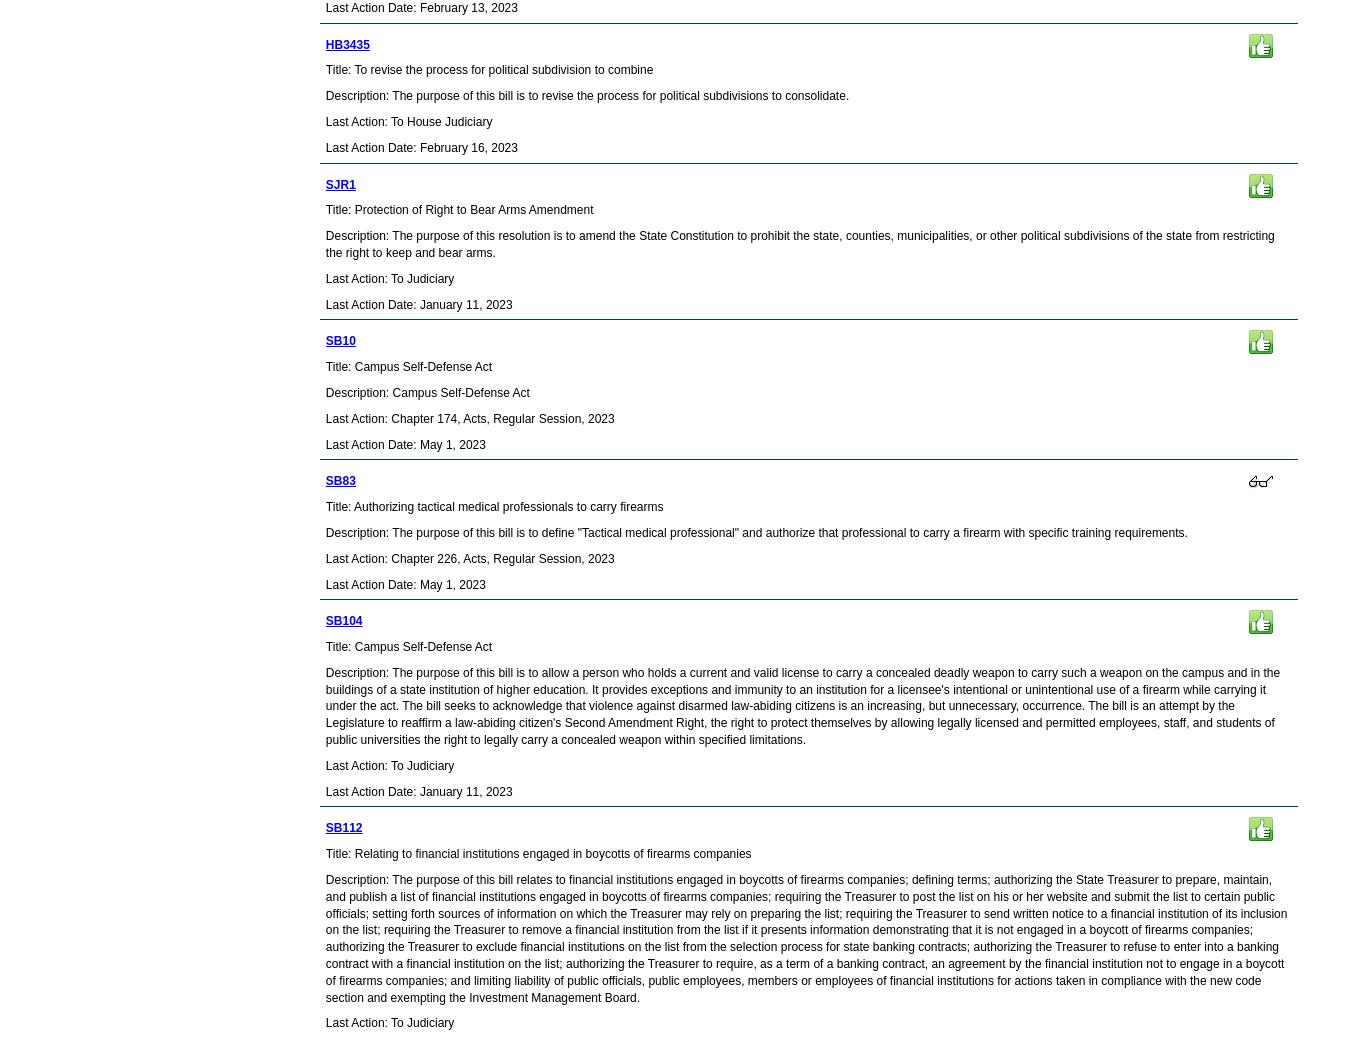 This screenshot has height=1040, width=1366. Describe the element at coordinates (801, 705) in the screenshot. I see `'Description: The purpose of this bill is to allow a person who holds a current and valid license to carry a concealed deadly weapon to carry such a weapon on the campus and in the buildings of a state institution of higher education. It provides exceptions and immunity to an institution for a licensee's intentional or unintentional use of a firearm while carrying it under the act. The bill seeks to acknowledge that violence against disarmed law-abiding citizens is an increasing, but unnecessary, occurrence. The bill is an attempt by the Legislature to reaffirm a law-abiding citizen's Second Amendment Right, the right to protect themselves by allowing legally licensed and permitted employees, staff, and students of public universities the right to legally carry a concealed weapon within specified limitations.'` at that location.